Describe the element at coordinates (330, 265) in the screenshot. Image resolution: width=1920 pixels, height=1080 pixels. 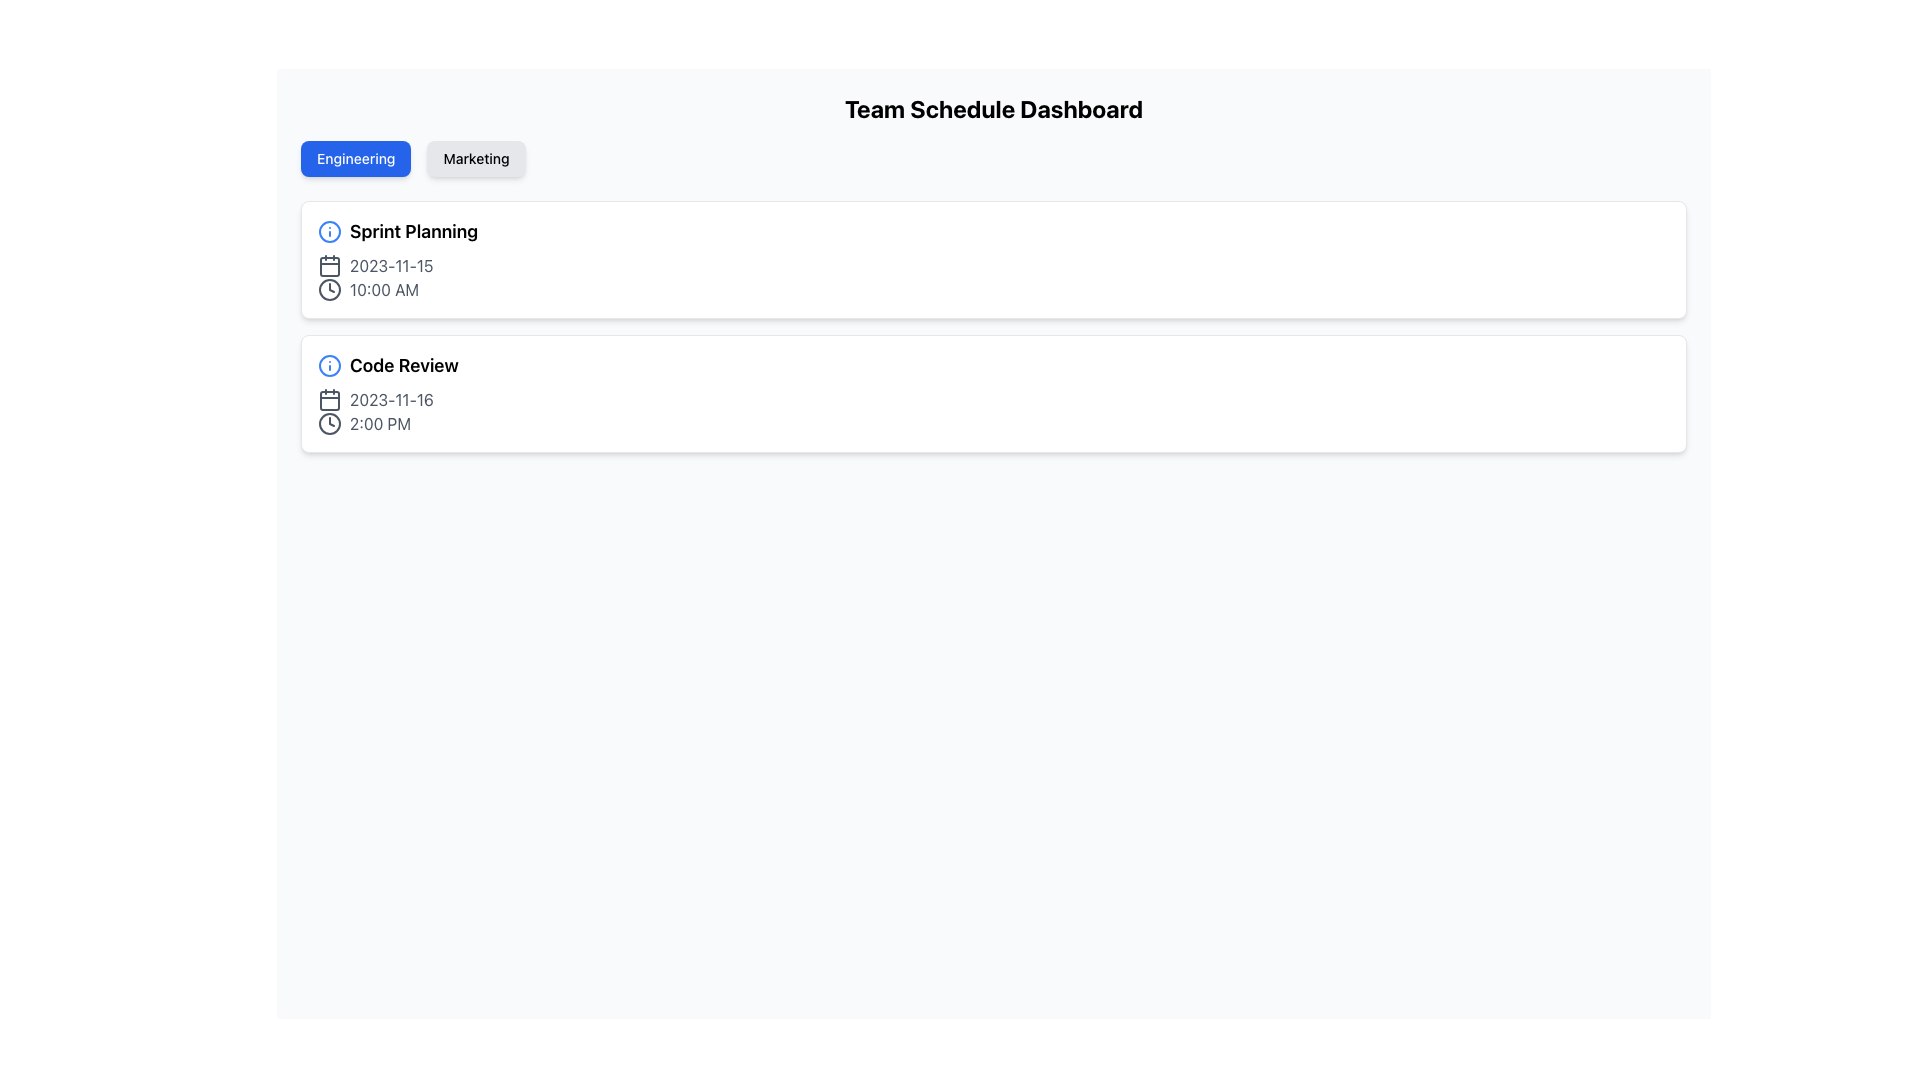
I see `the central rectangular region of the calendar icon, which visually represents dates or events in the interface, located adjacent to the 'Sprint Planning' text in the schedule dashboard` at that location.